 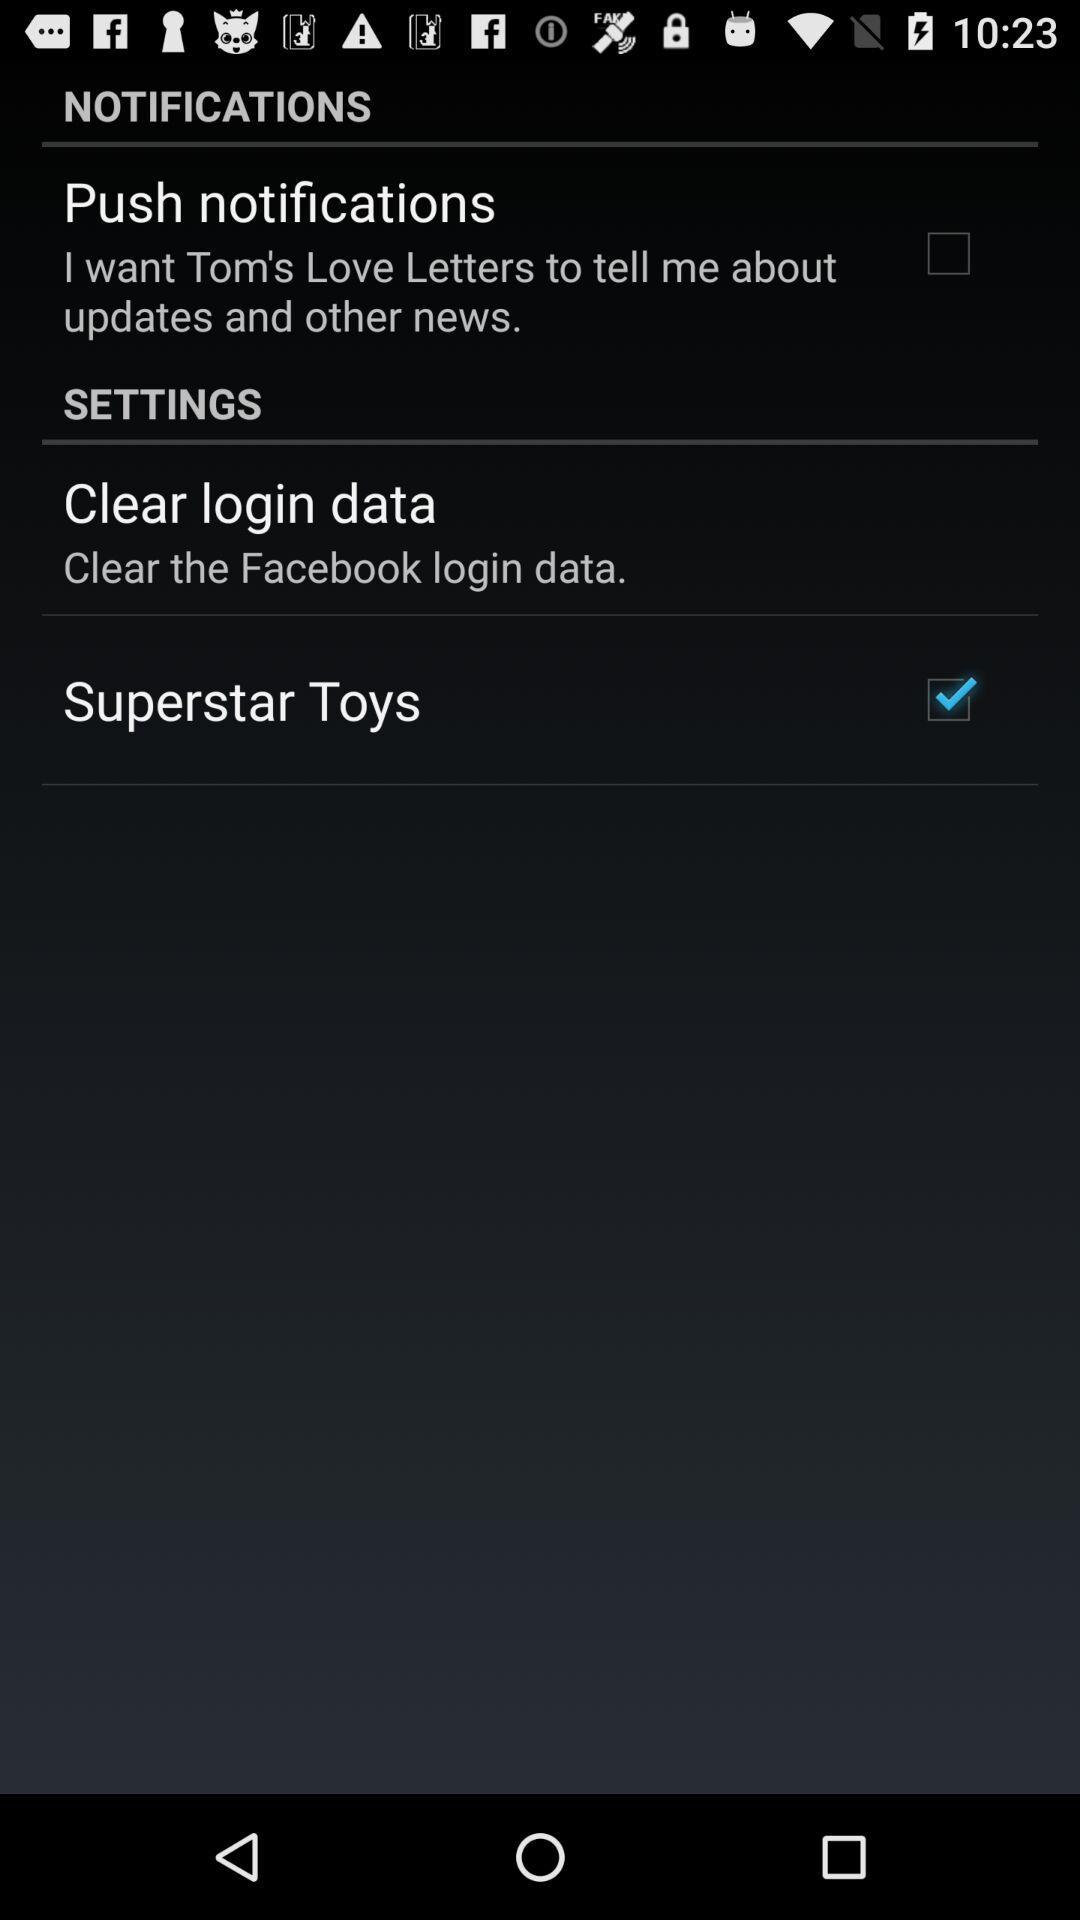 What do you see at coordinates (463, 289) in the screenshot?
I see `the icon below the push notifications item` at bounding box center [463, 289].